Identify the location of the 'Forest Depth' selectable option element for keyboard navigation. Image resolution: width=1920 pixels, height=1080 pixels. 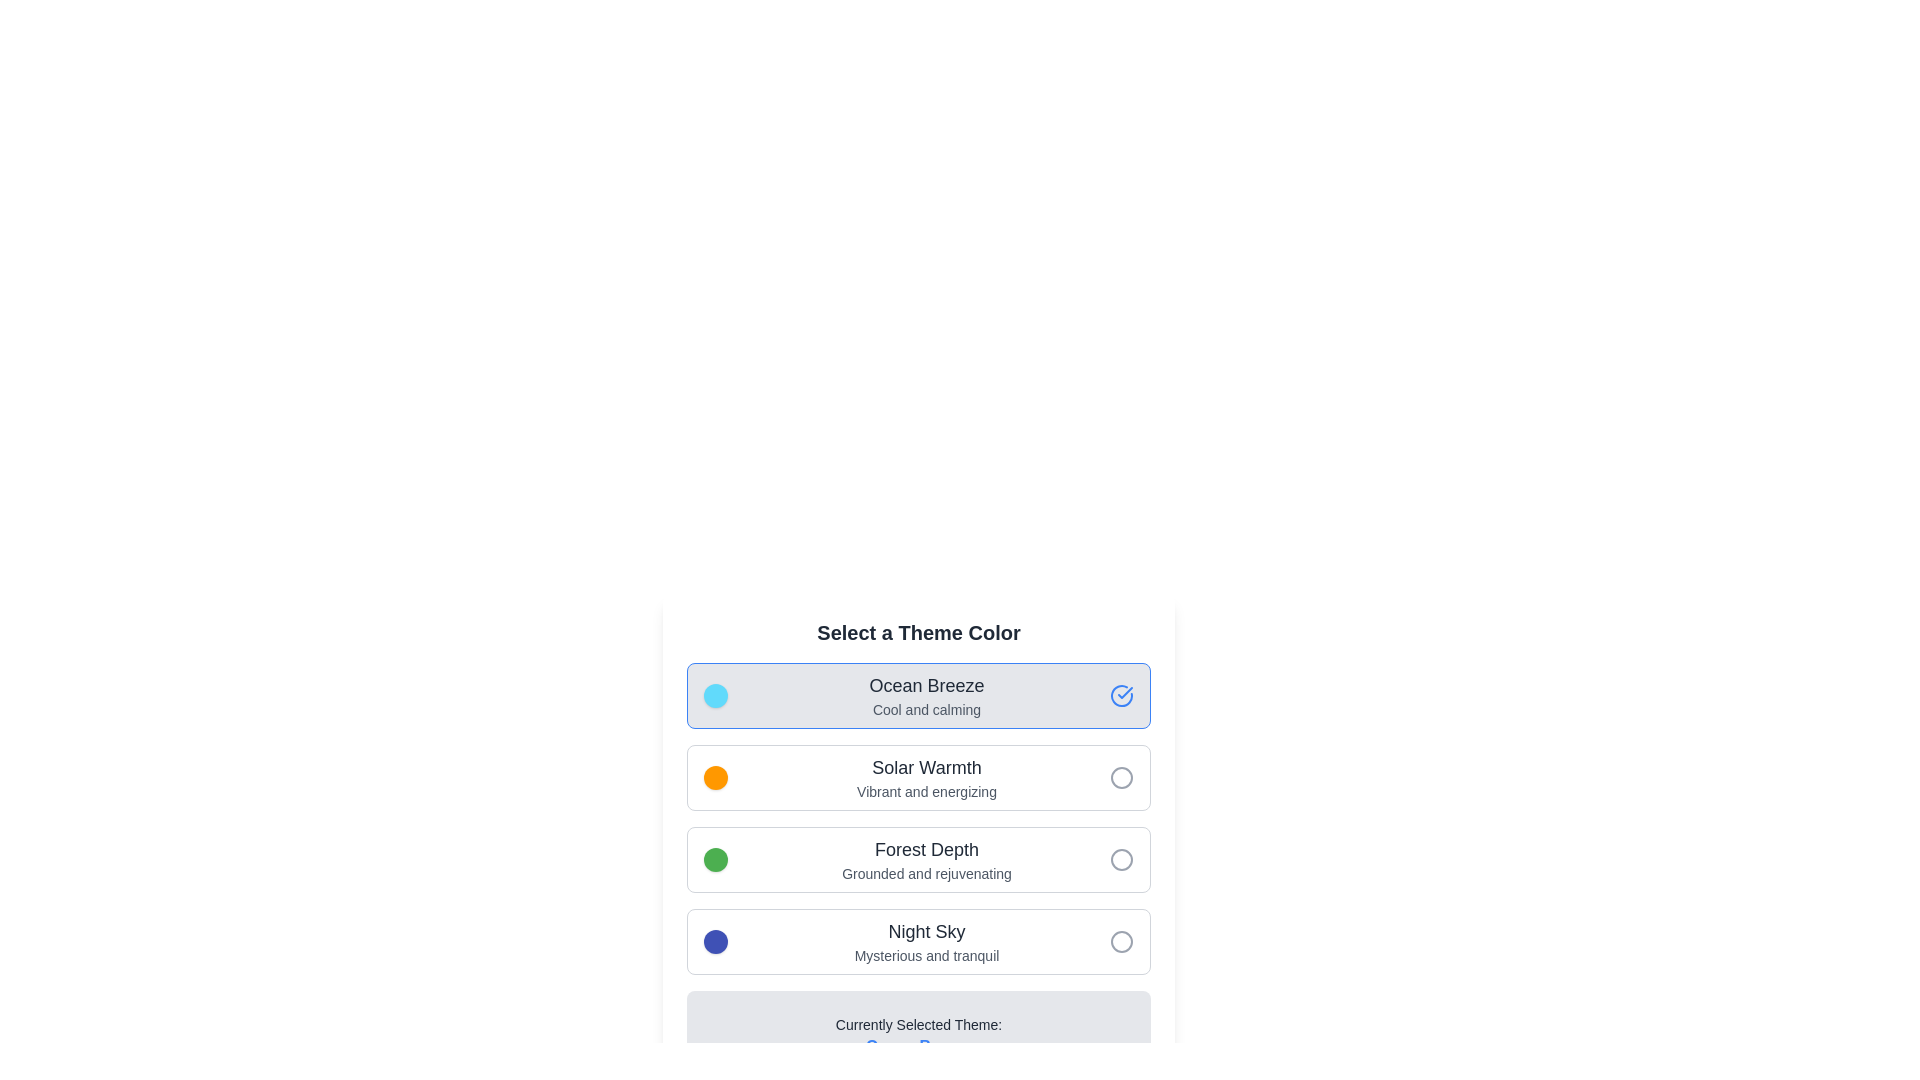
(917, 859).